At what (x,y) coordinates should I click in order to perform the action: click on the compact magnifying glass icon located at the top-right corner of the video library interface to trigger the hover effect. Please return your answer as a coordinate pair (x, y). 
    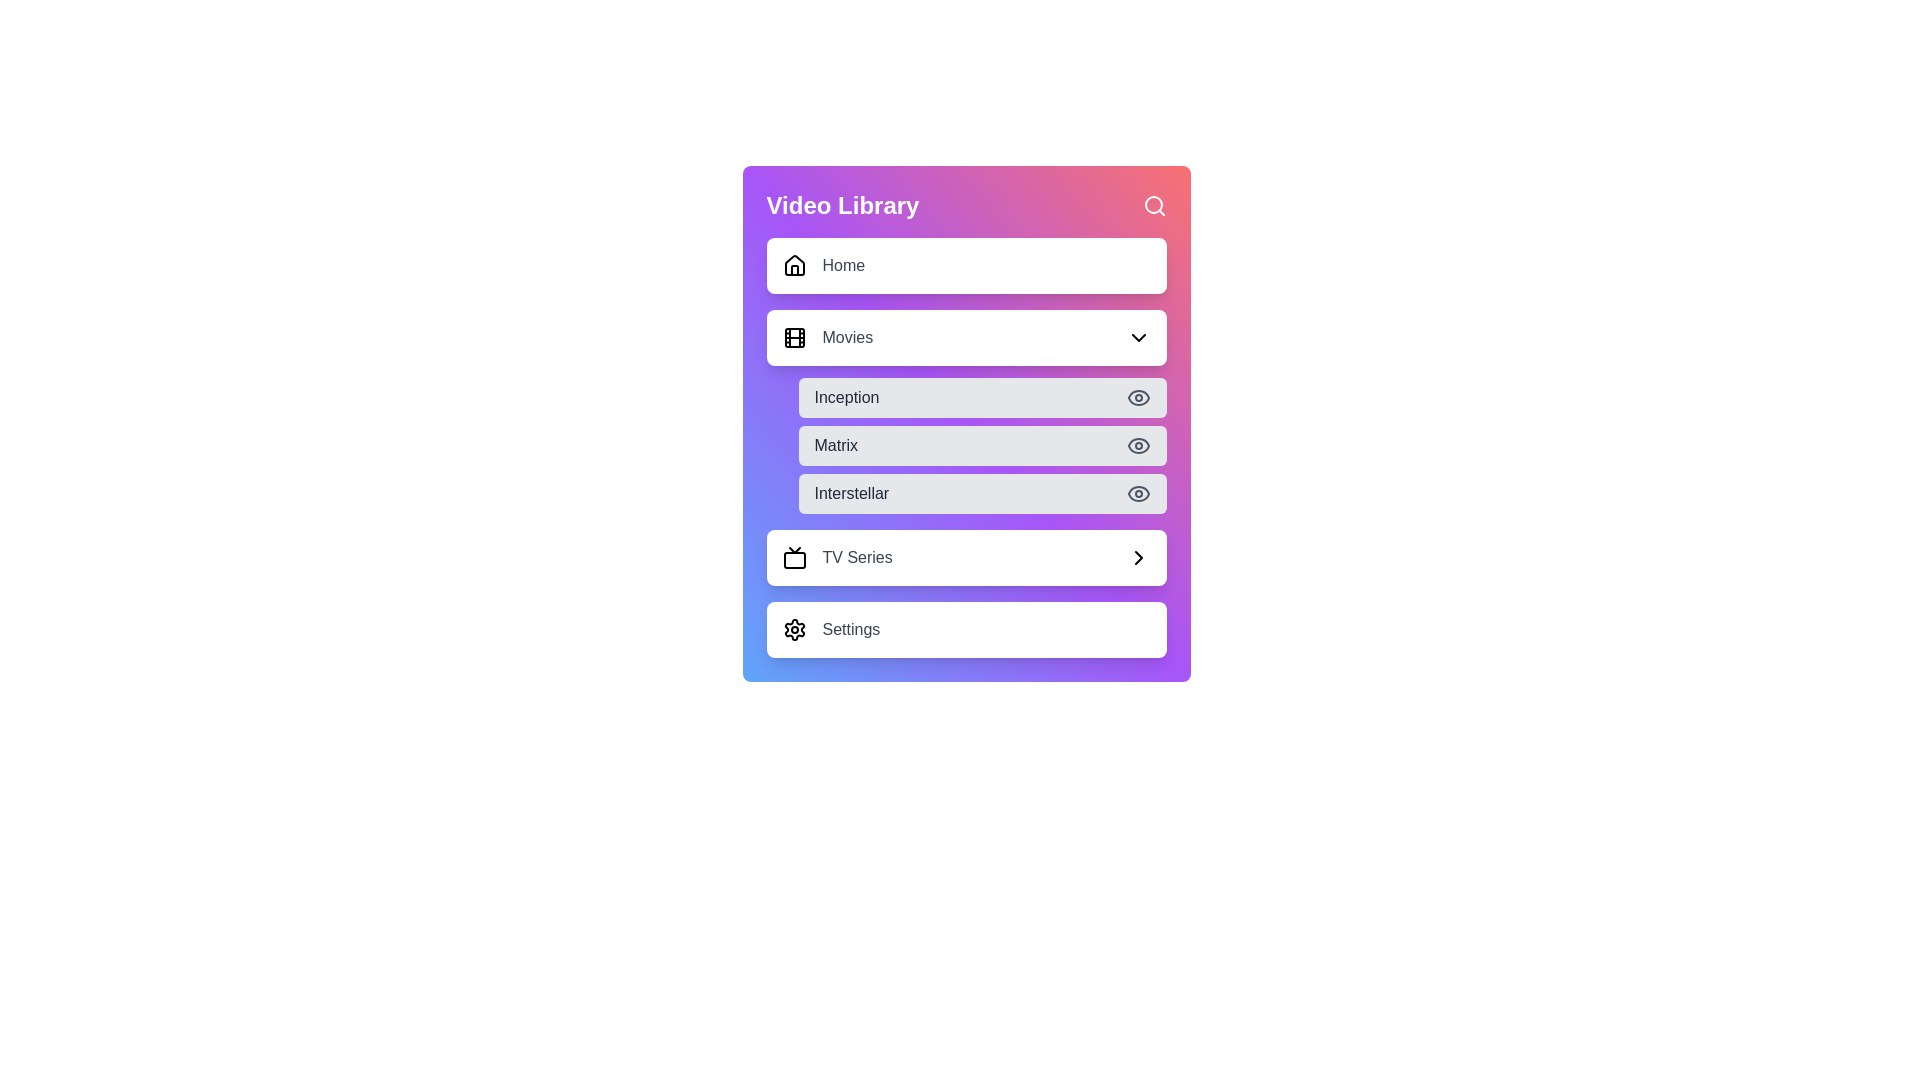
    Looking at the image, I should click on (1154, 205).